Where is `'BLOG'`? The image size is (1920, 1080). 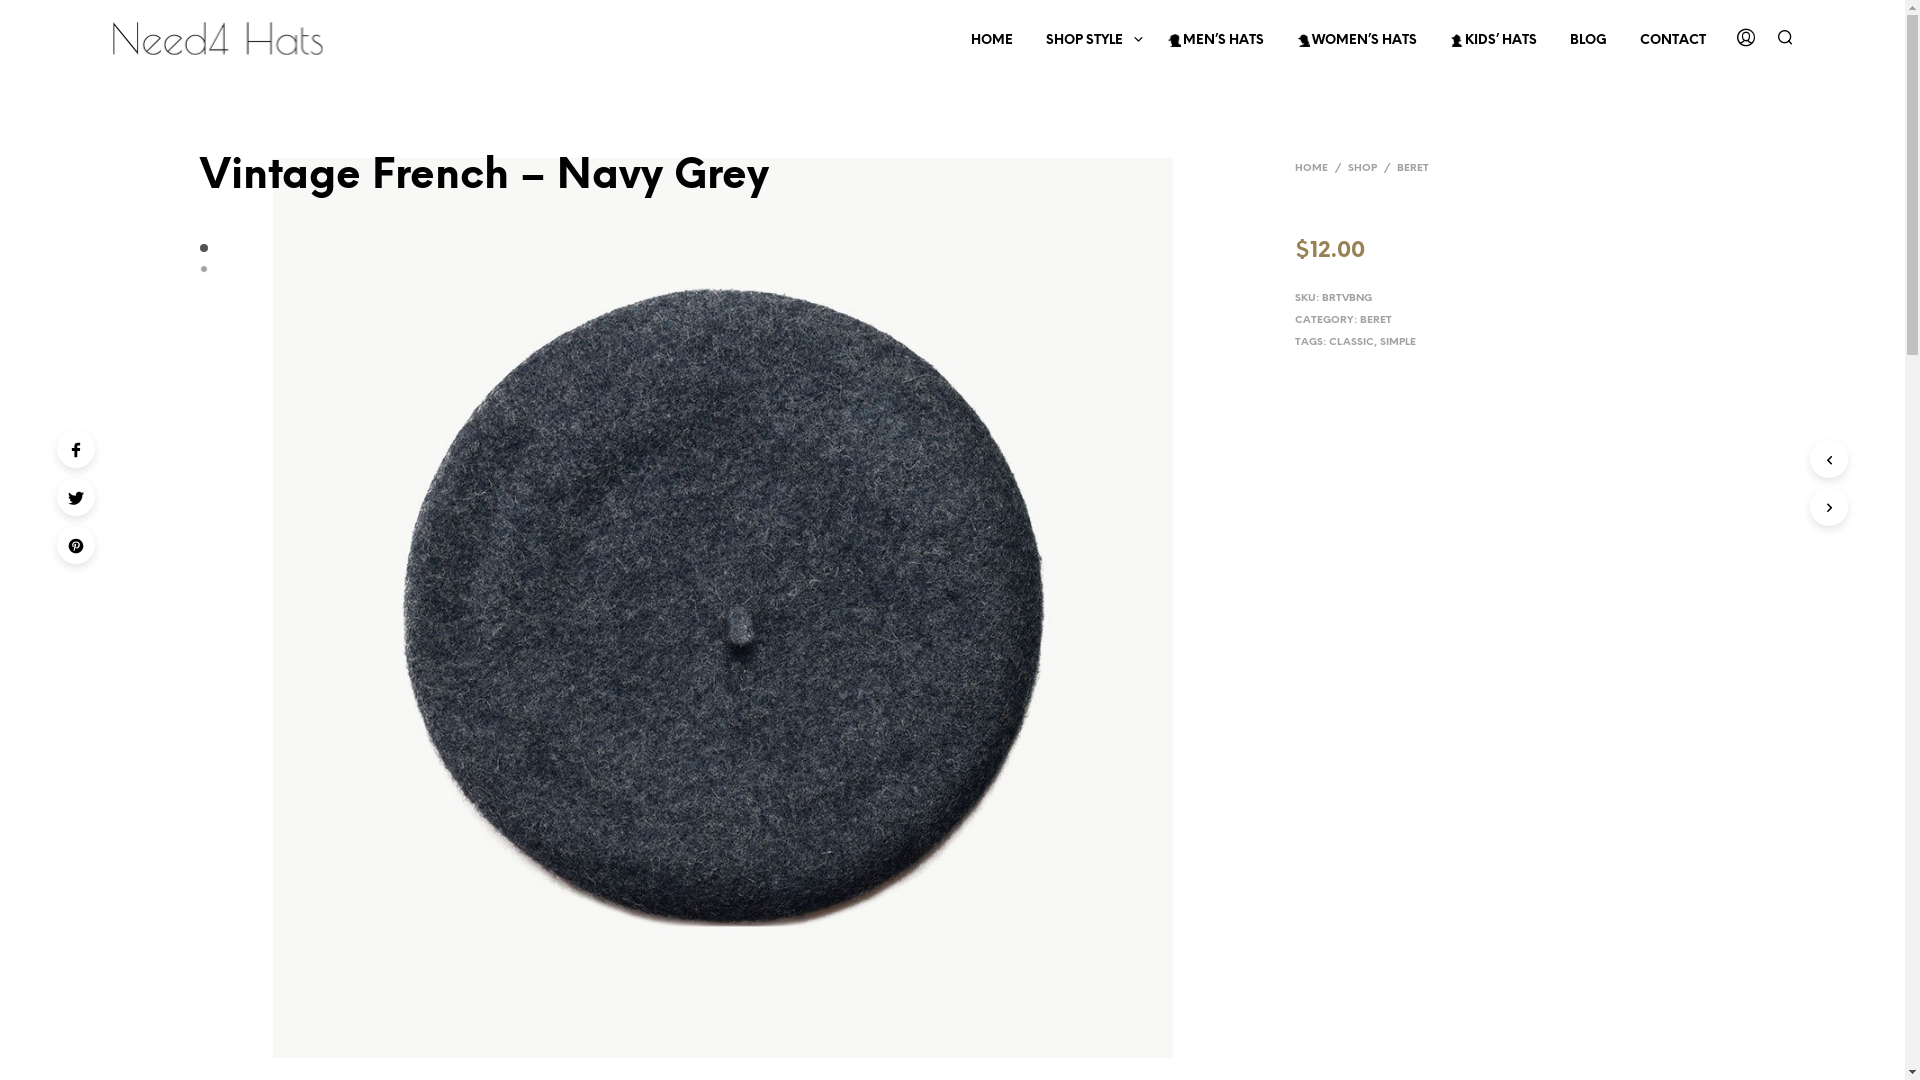 'BLOG' is located at coordinates (1586, 41).